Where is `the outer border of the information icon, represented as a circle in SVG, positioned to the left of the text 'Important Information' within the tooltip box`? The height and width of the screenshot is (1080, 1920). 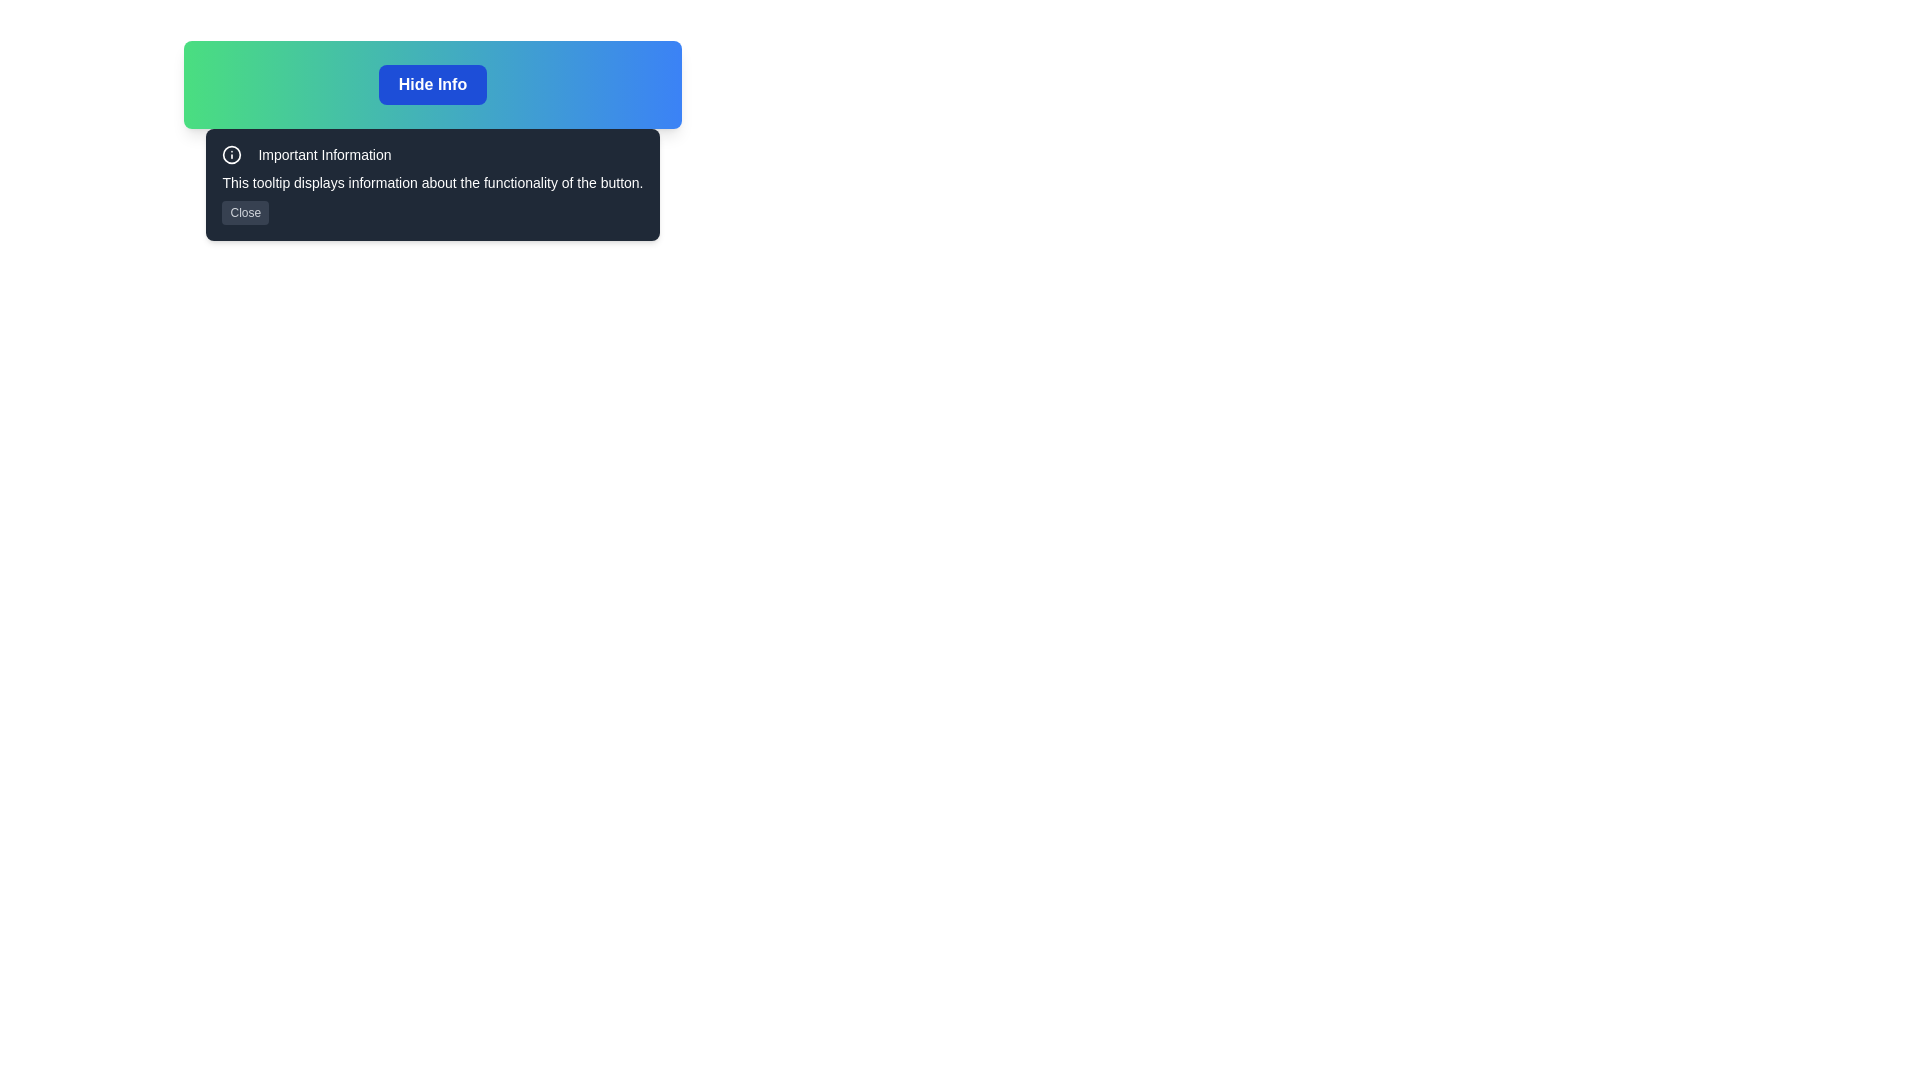
the outer border of the information icon, represented as a circle in SVG, positioned to the left of the text 'Important Information' within the tooltip box is located at coordinates (232, 153).